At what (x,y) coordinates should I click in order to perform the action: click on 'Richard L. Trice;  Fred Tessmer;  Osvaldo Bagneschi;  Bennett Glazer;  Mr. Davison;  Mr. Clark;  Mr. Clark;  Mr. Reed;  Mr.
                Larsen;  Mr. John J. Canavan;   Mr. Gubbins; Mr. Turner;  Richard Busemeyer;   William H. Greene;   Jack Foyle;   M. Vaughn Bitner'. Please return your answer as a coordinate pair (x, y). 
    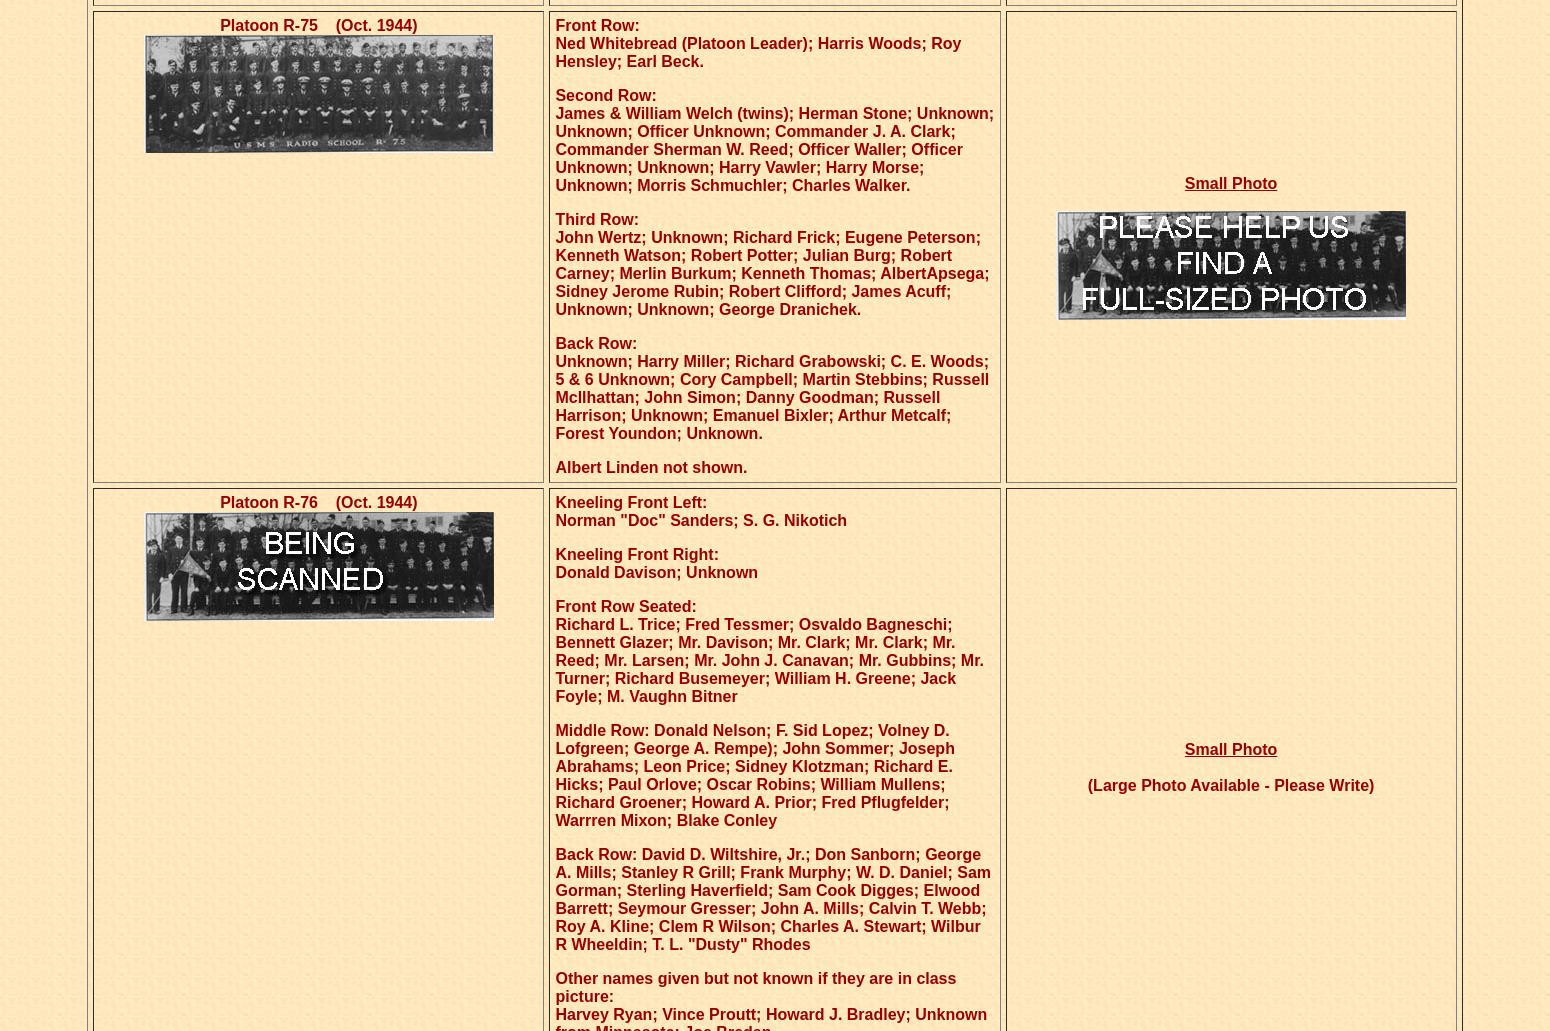
    Looking at the image, I should click on (768, 660).